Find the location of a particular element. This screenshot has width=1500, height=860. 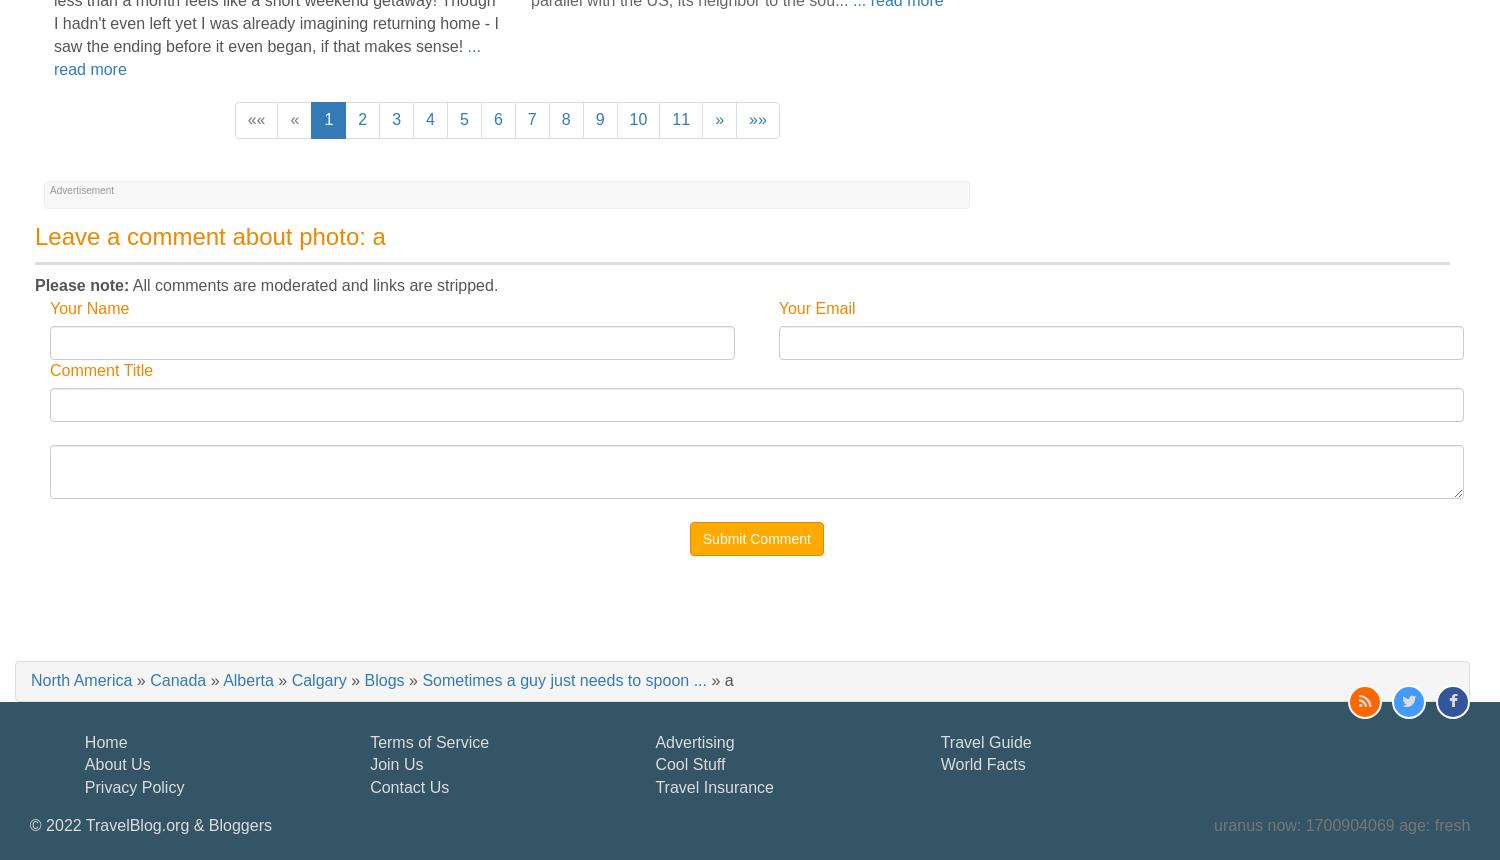

'Join Us' is located at coordinates (396, 764).